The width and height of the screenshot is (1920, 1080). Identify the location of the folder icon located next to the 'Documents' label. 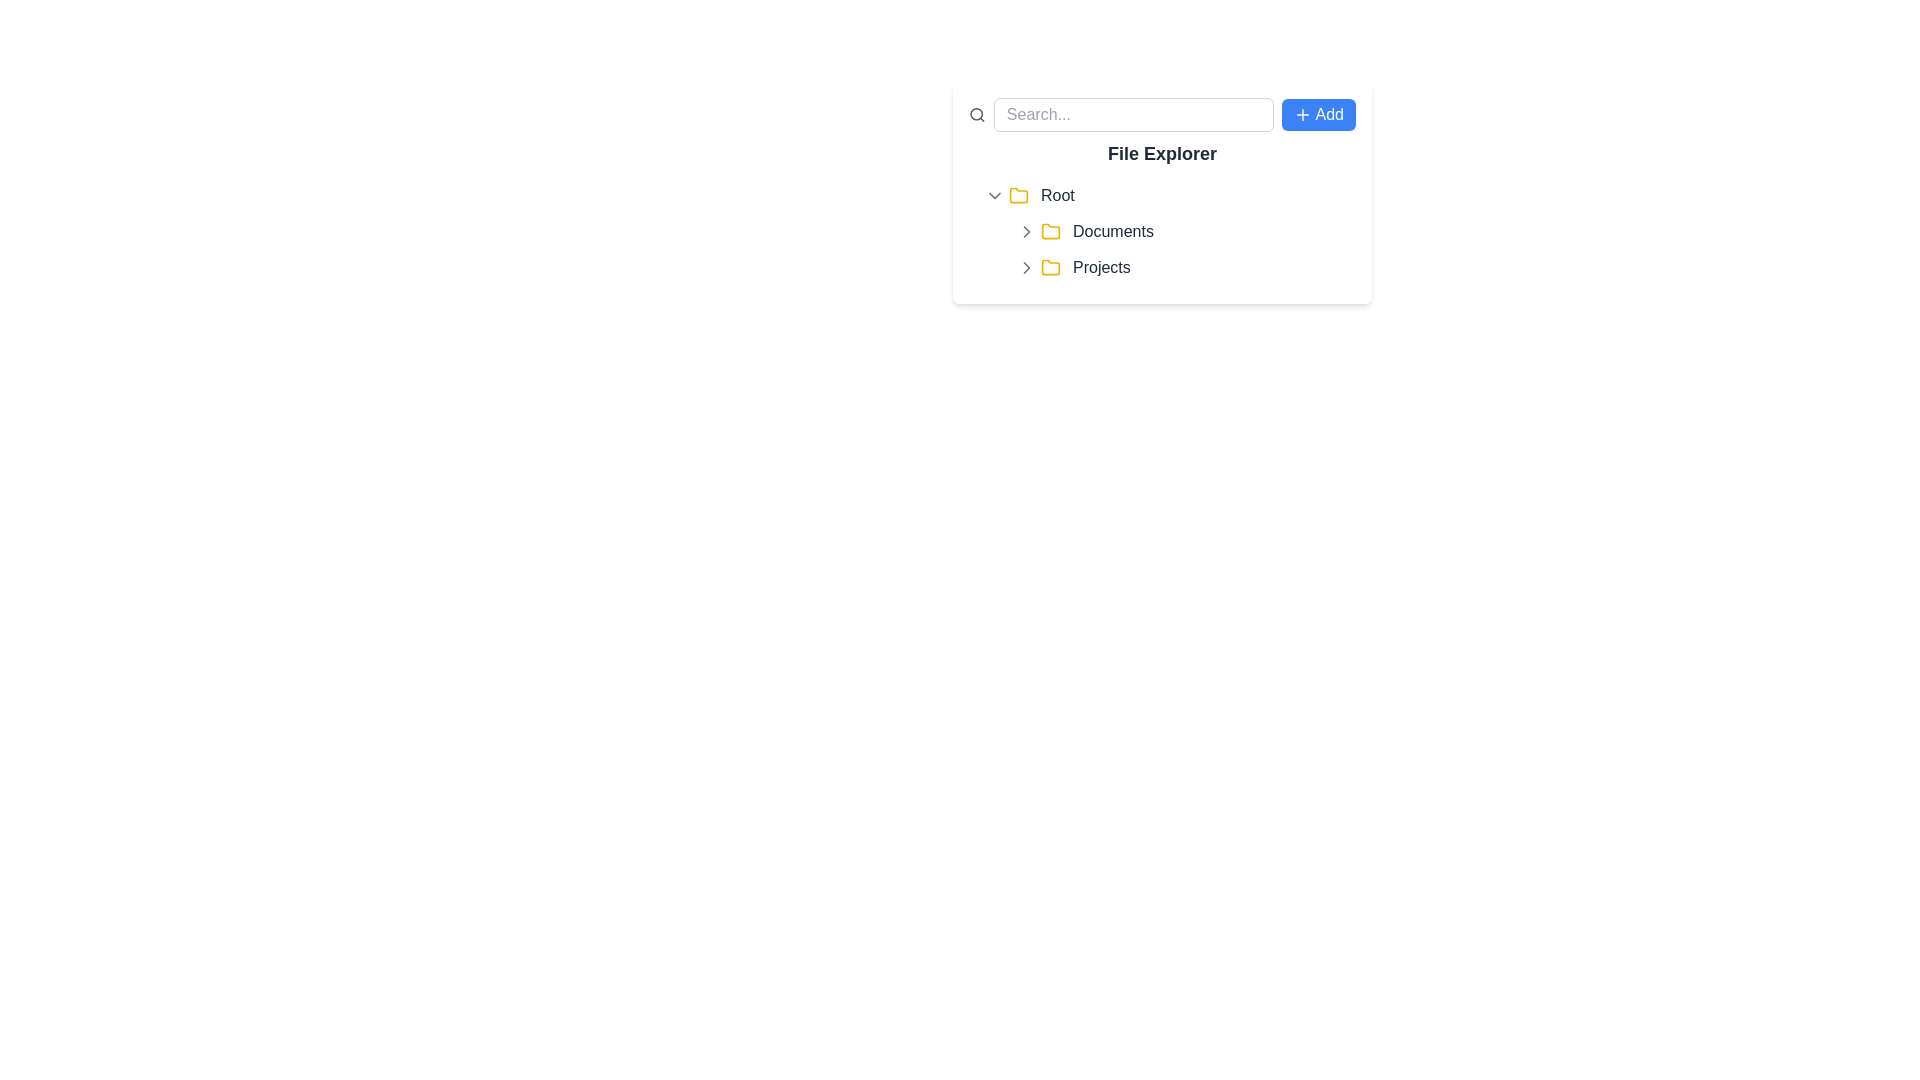
(1050, 230).